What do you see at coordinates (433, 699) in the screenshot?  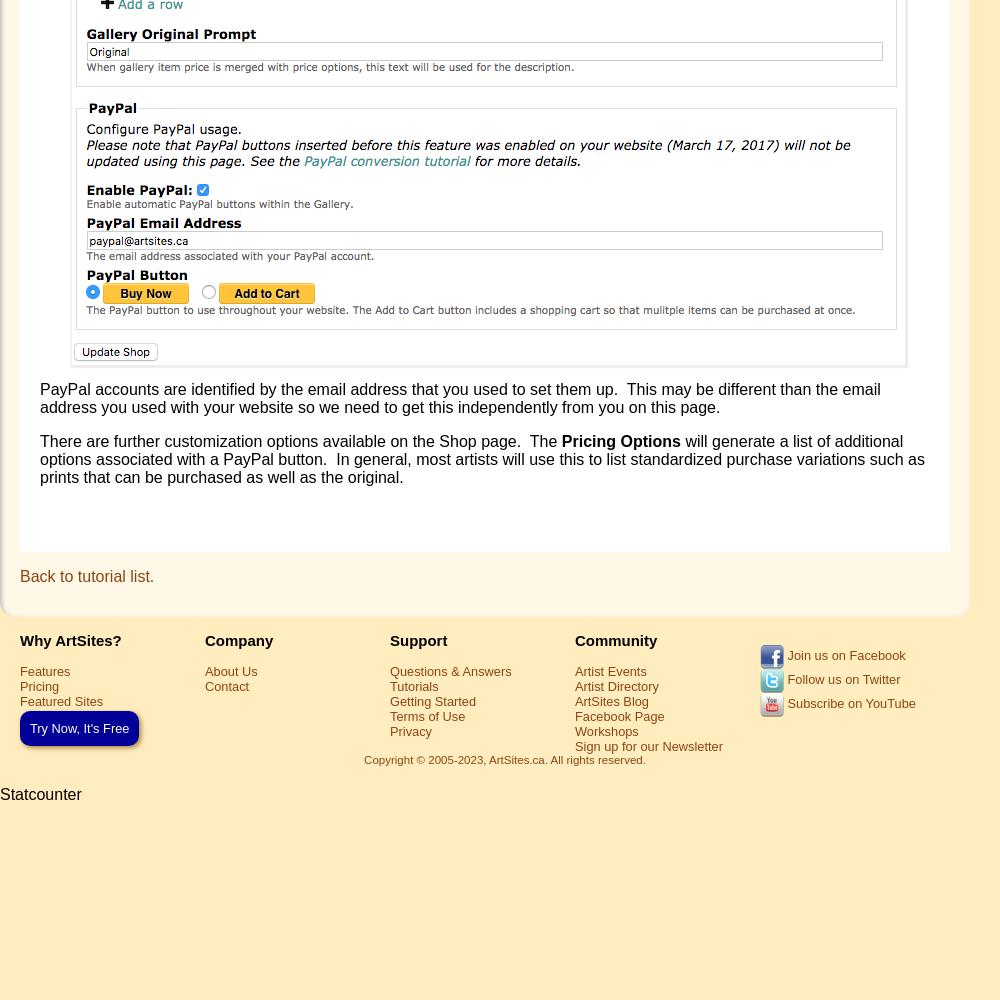 I see `'Getting Started'` at bounding box center [433, 699].